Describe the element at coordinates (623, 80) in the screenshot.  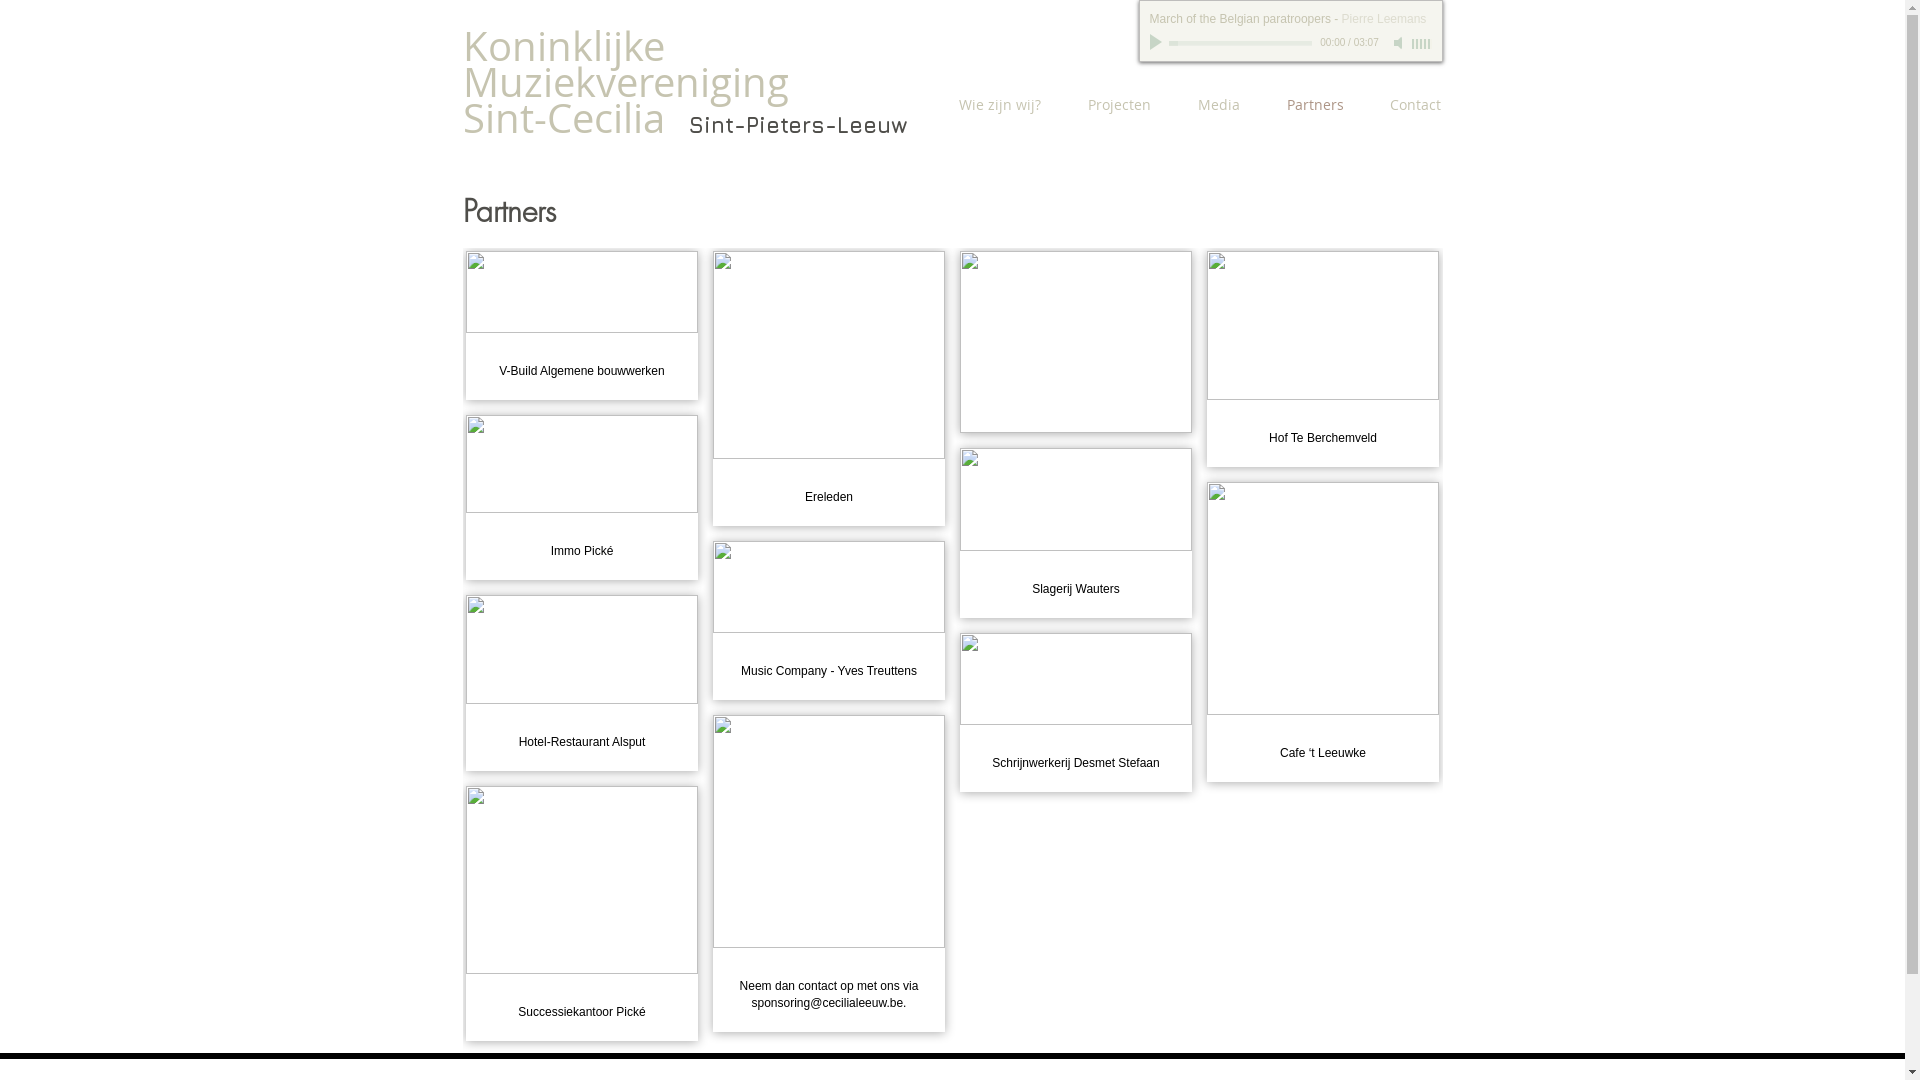
I see `'Koninklijke Muziekvereniging Sint-Cecilia'` at that location.